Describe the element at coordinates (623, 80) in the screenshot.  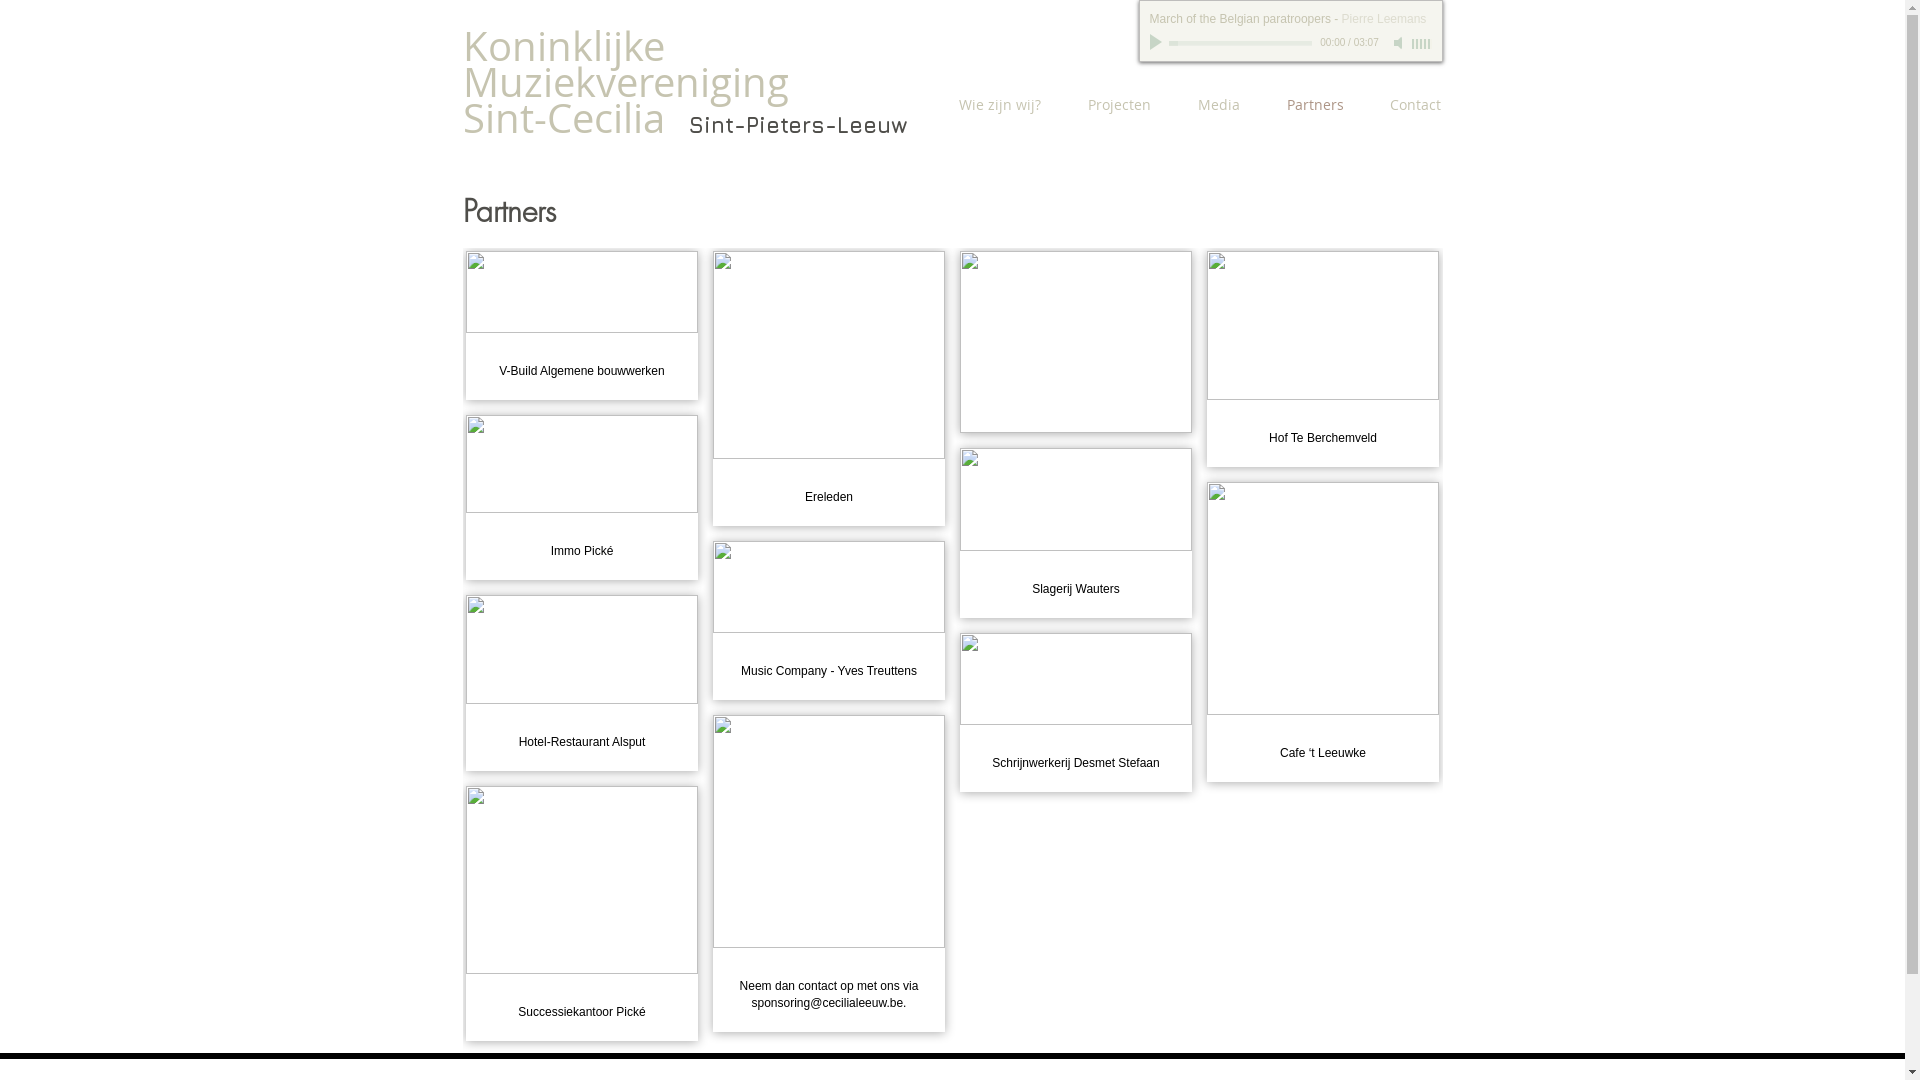
I see `'Koninklijke Muziekvereniging Sint-Cecilia'` at that location.